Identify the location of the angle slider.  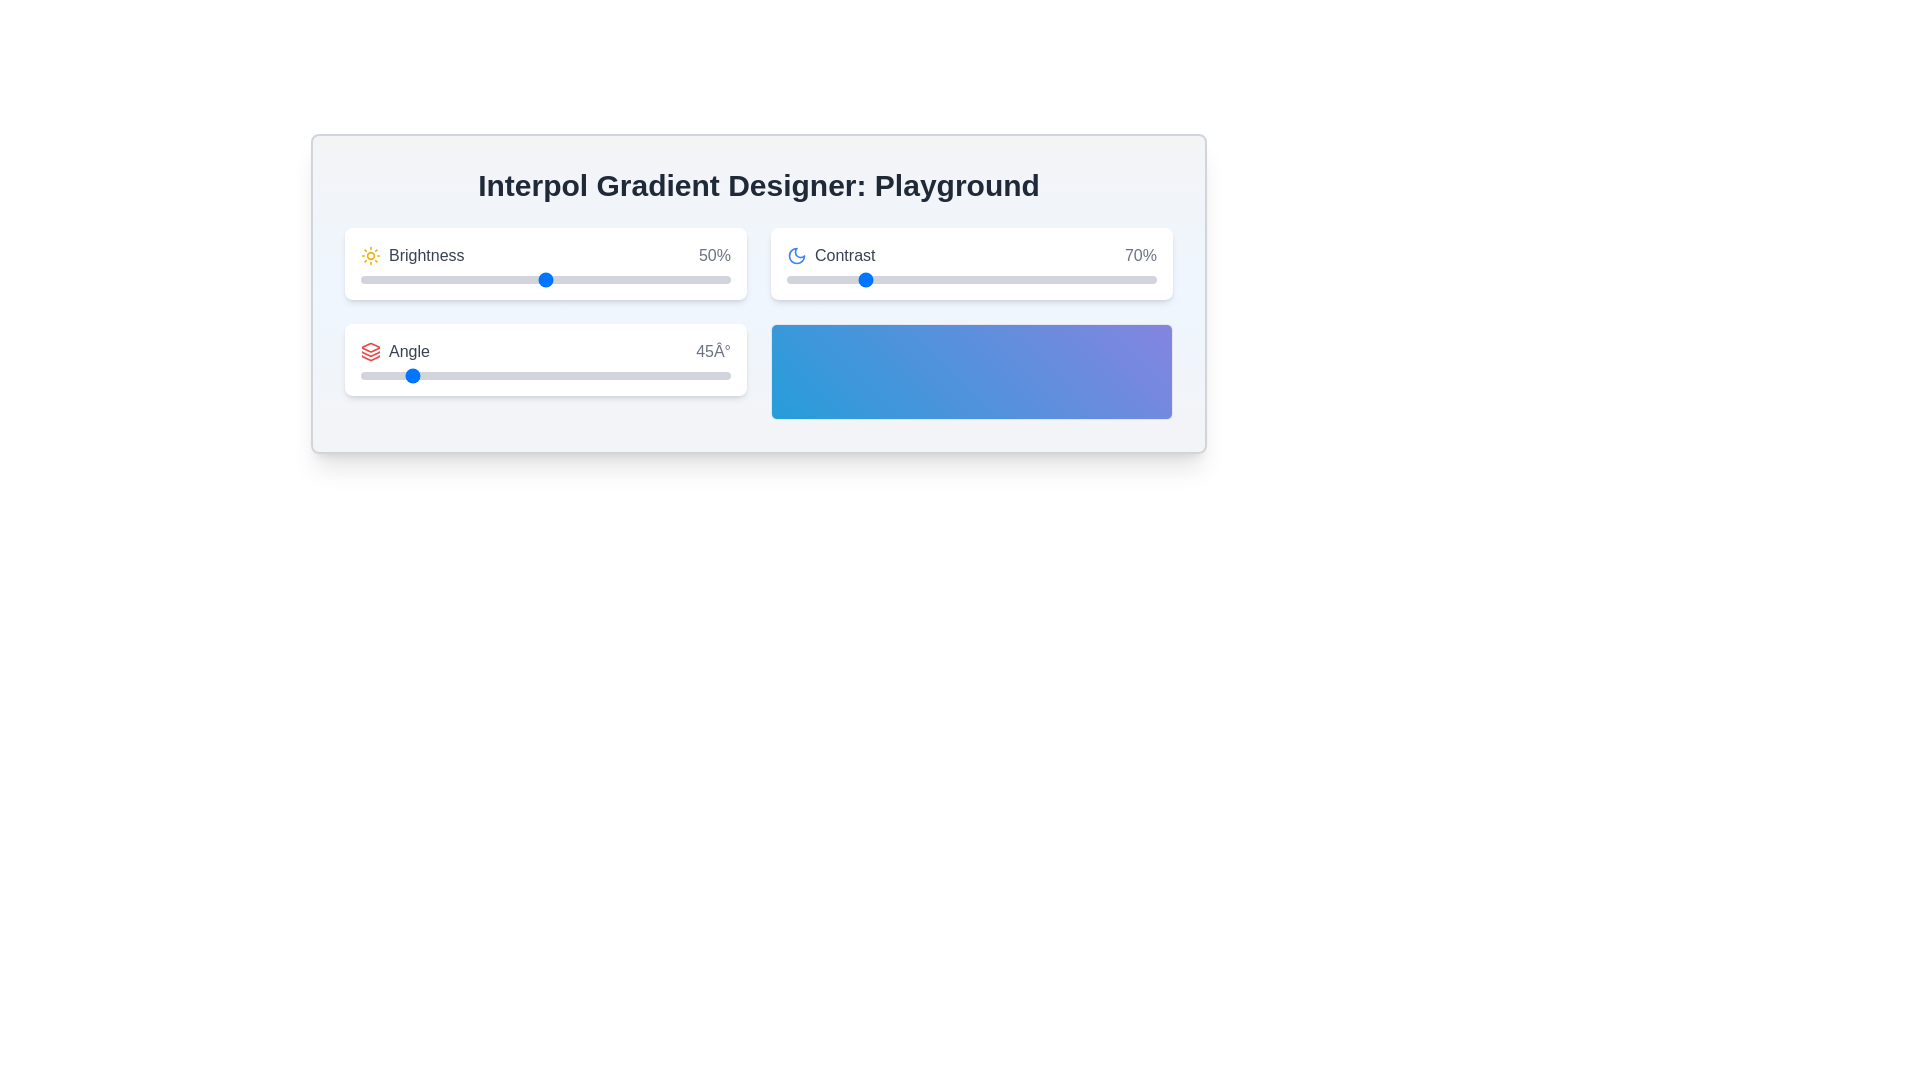
(535, 375).